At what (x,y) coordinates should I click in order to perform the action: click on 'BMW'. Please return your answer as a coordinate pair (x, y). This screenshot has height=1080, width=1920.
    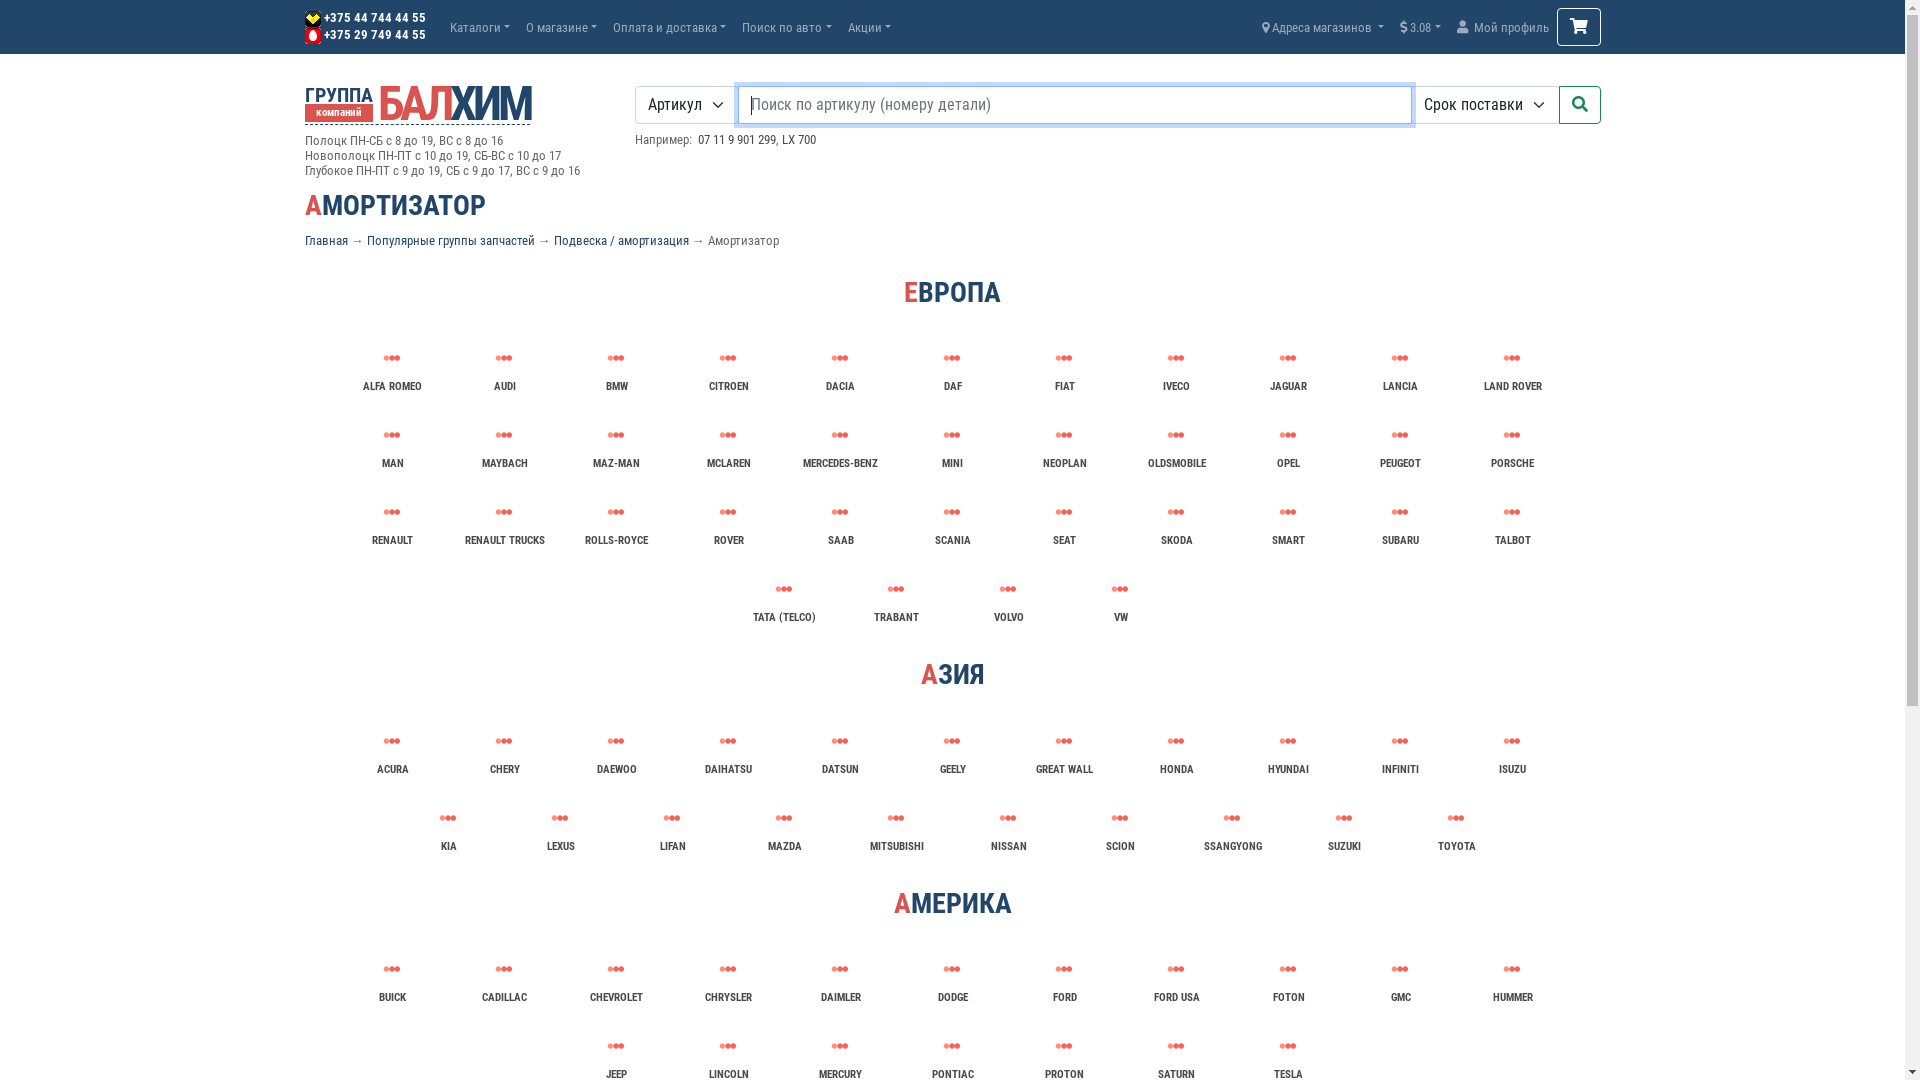
    Looking at the image, I should click on (614, 357).